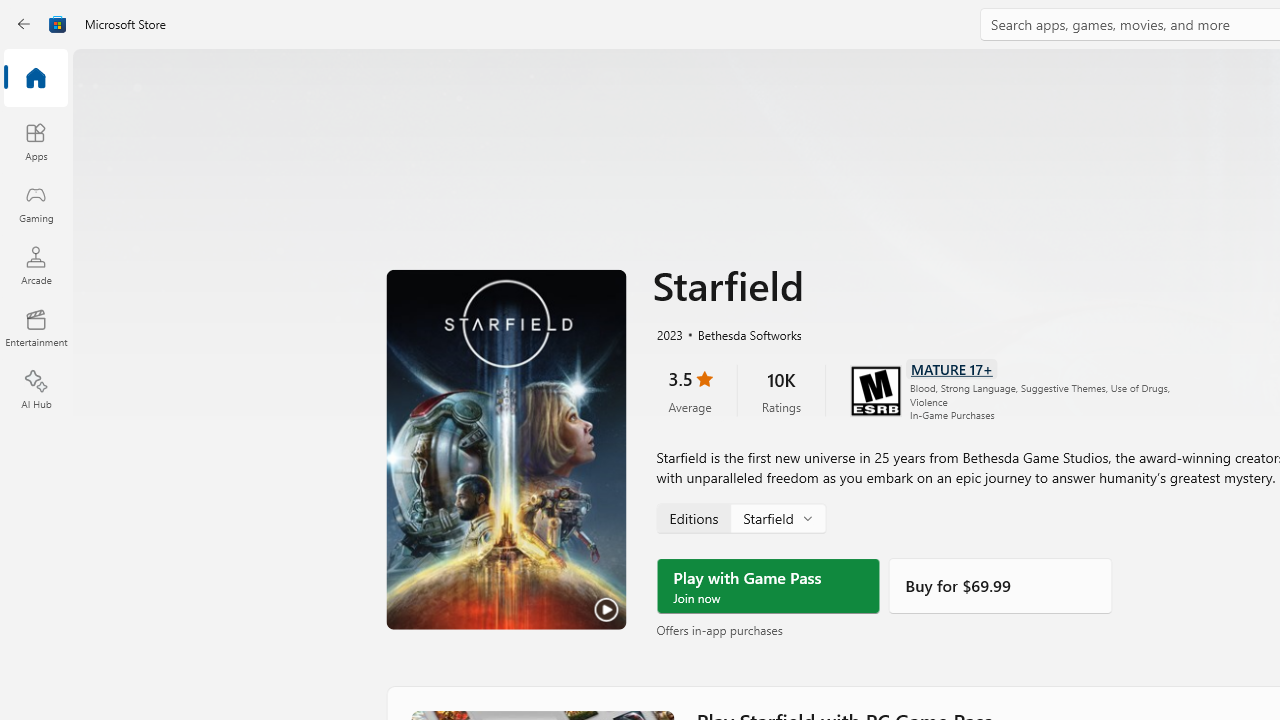 This screenshot has width=1280, height=720. Describe the element at coordinates (689, 389) in the screenshot. I see `'3.5 stars. Click to skip to ratings and reviews'` at that location.